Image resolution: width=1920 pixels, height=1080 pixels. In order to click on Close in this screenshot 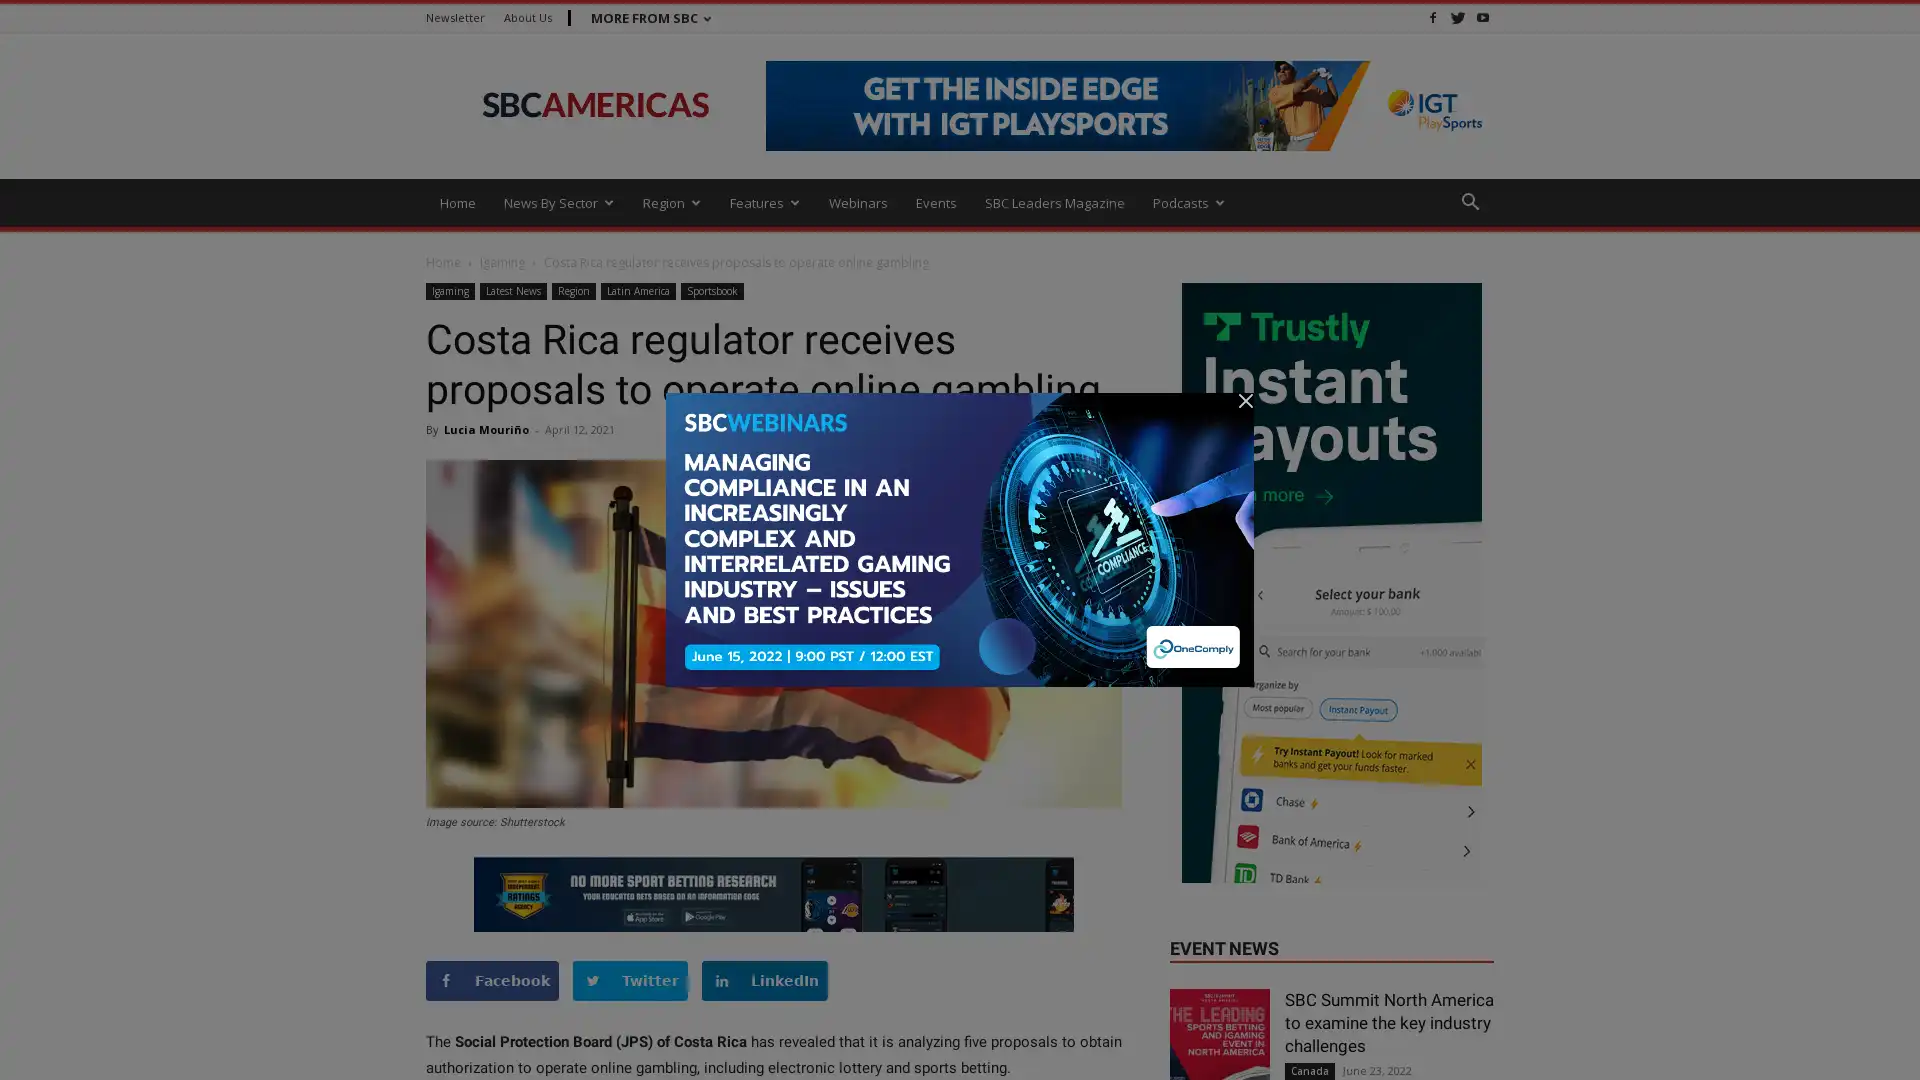, I will do `click(1884, 1040)`.